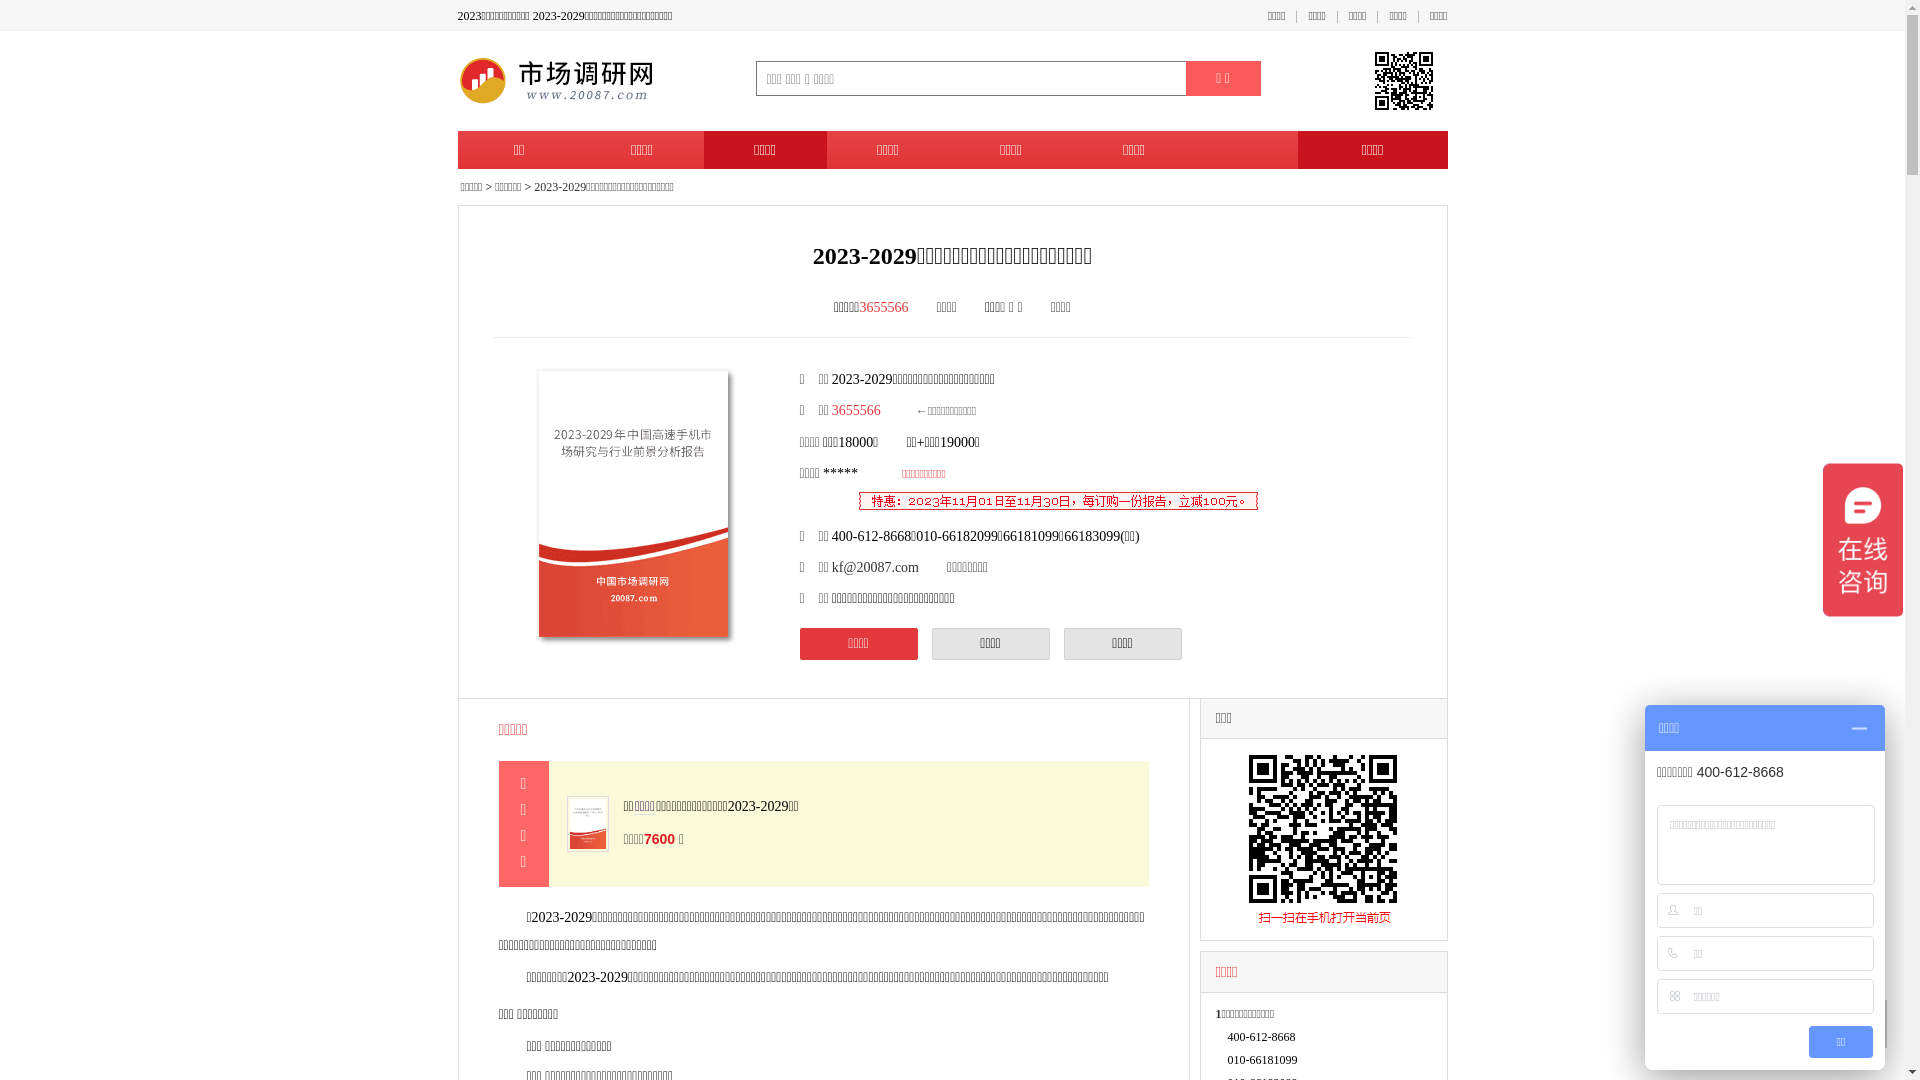 This screenshot has width=1920, height=1080. Describe the element at coordinates (875, 567) in the screenshot. I see `'kf@20087.com'` at that location.